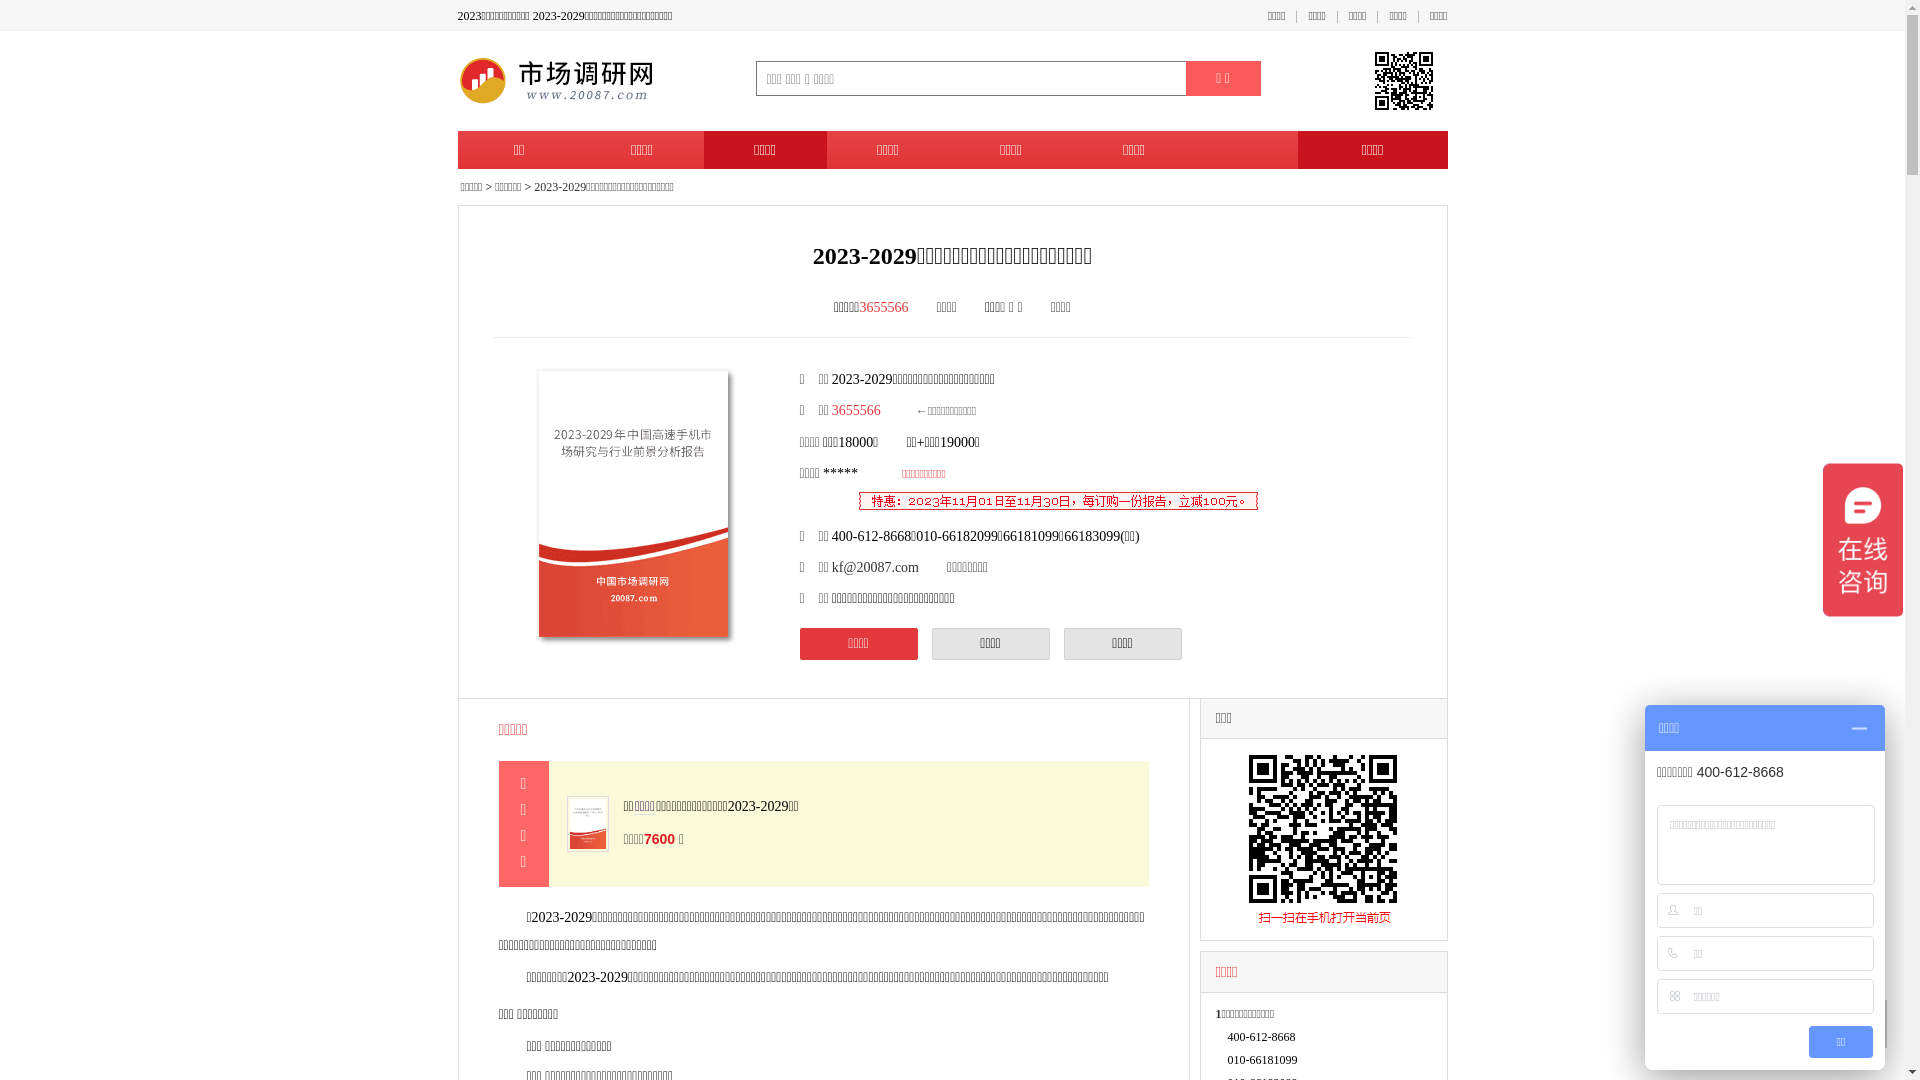 This screenshot has width=1920, height=1080. Describe the element at coordinates (875, 567) in the screenshot. I see `'kf@20087.com'` at that location.